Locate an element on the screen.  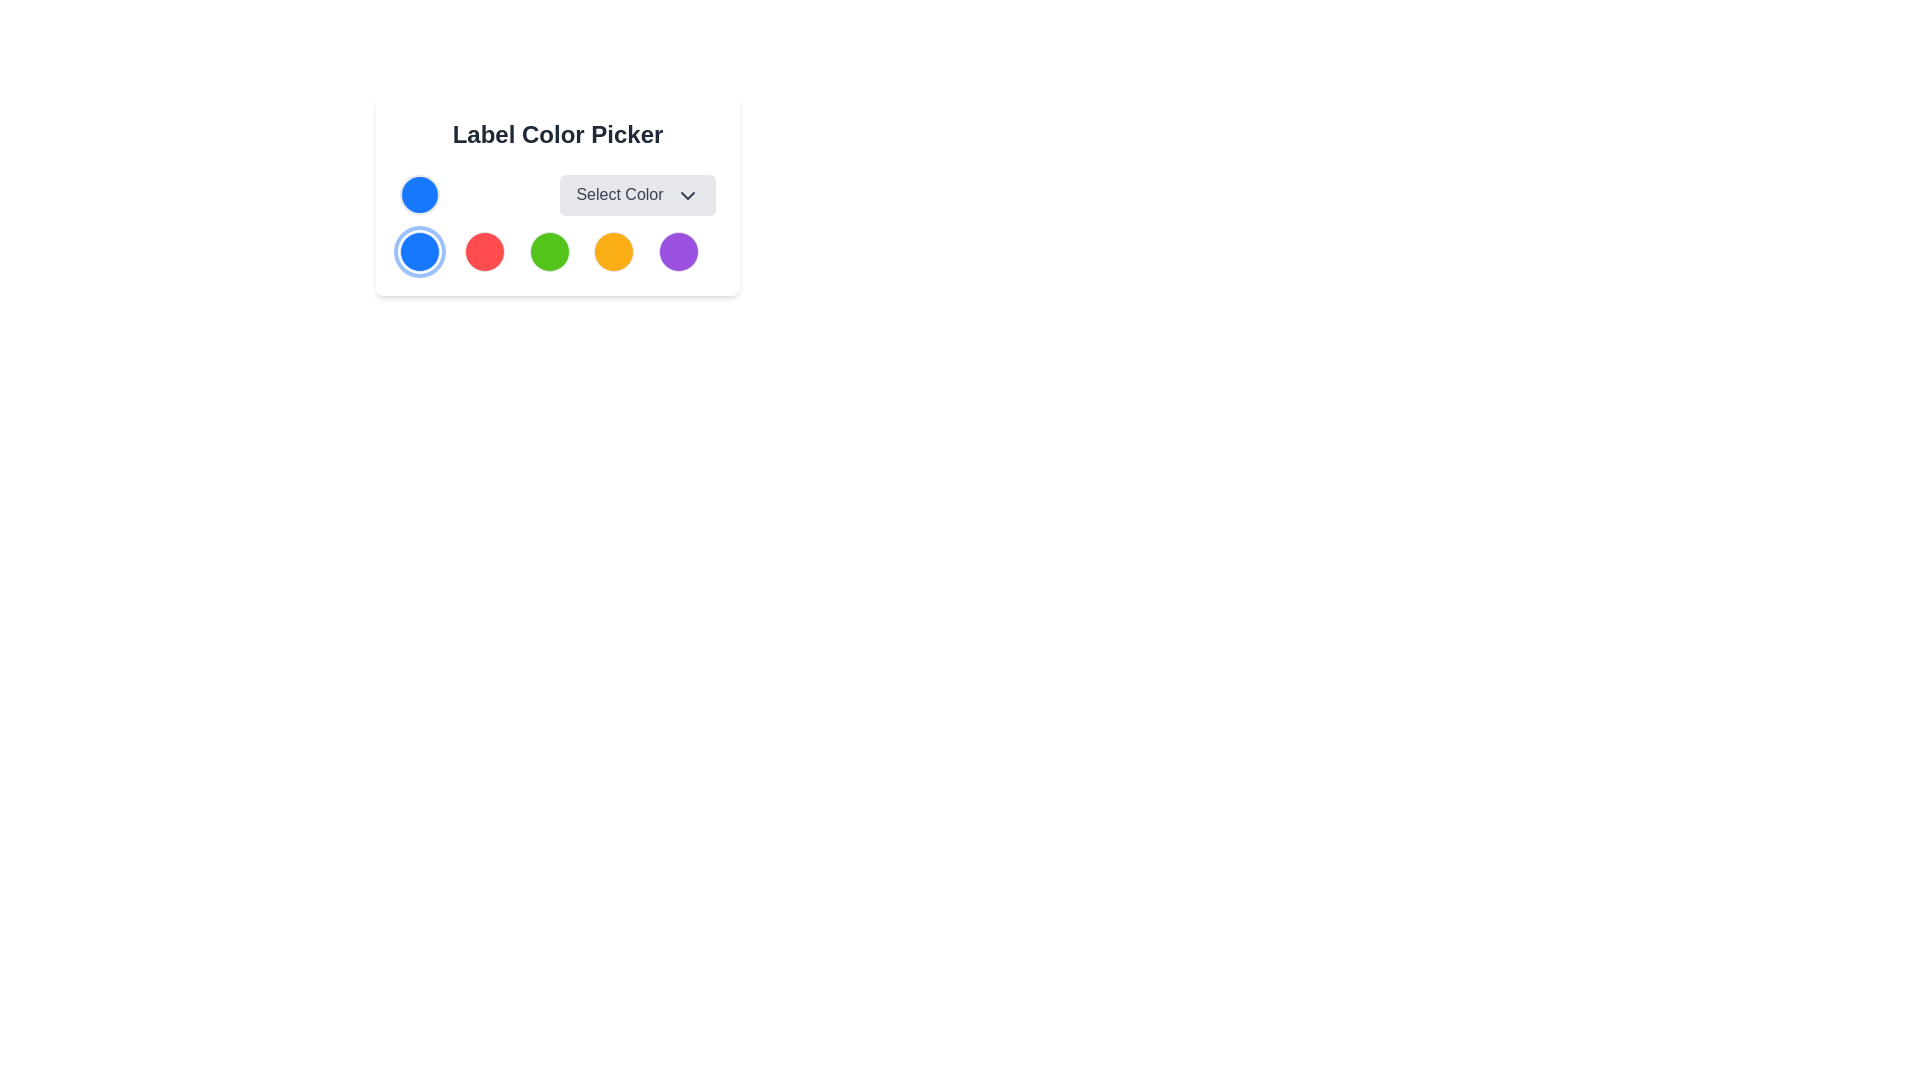
the dropdown menu of the color picker module is located at coordinates (557, 195).